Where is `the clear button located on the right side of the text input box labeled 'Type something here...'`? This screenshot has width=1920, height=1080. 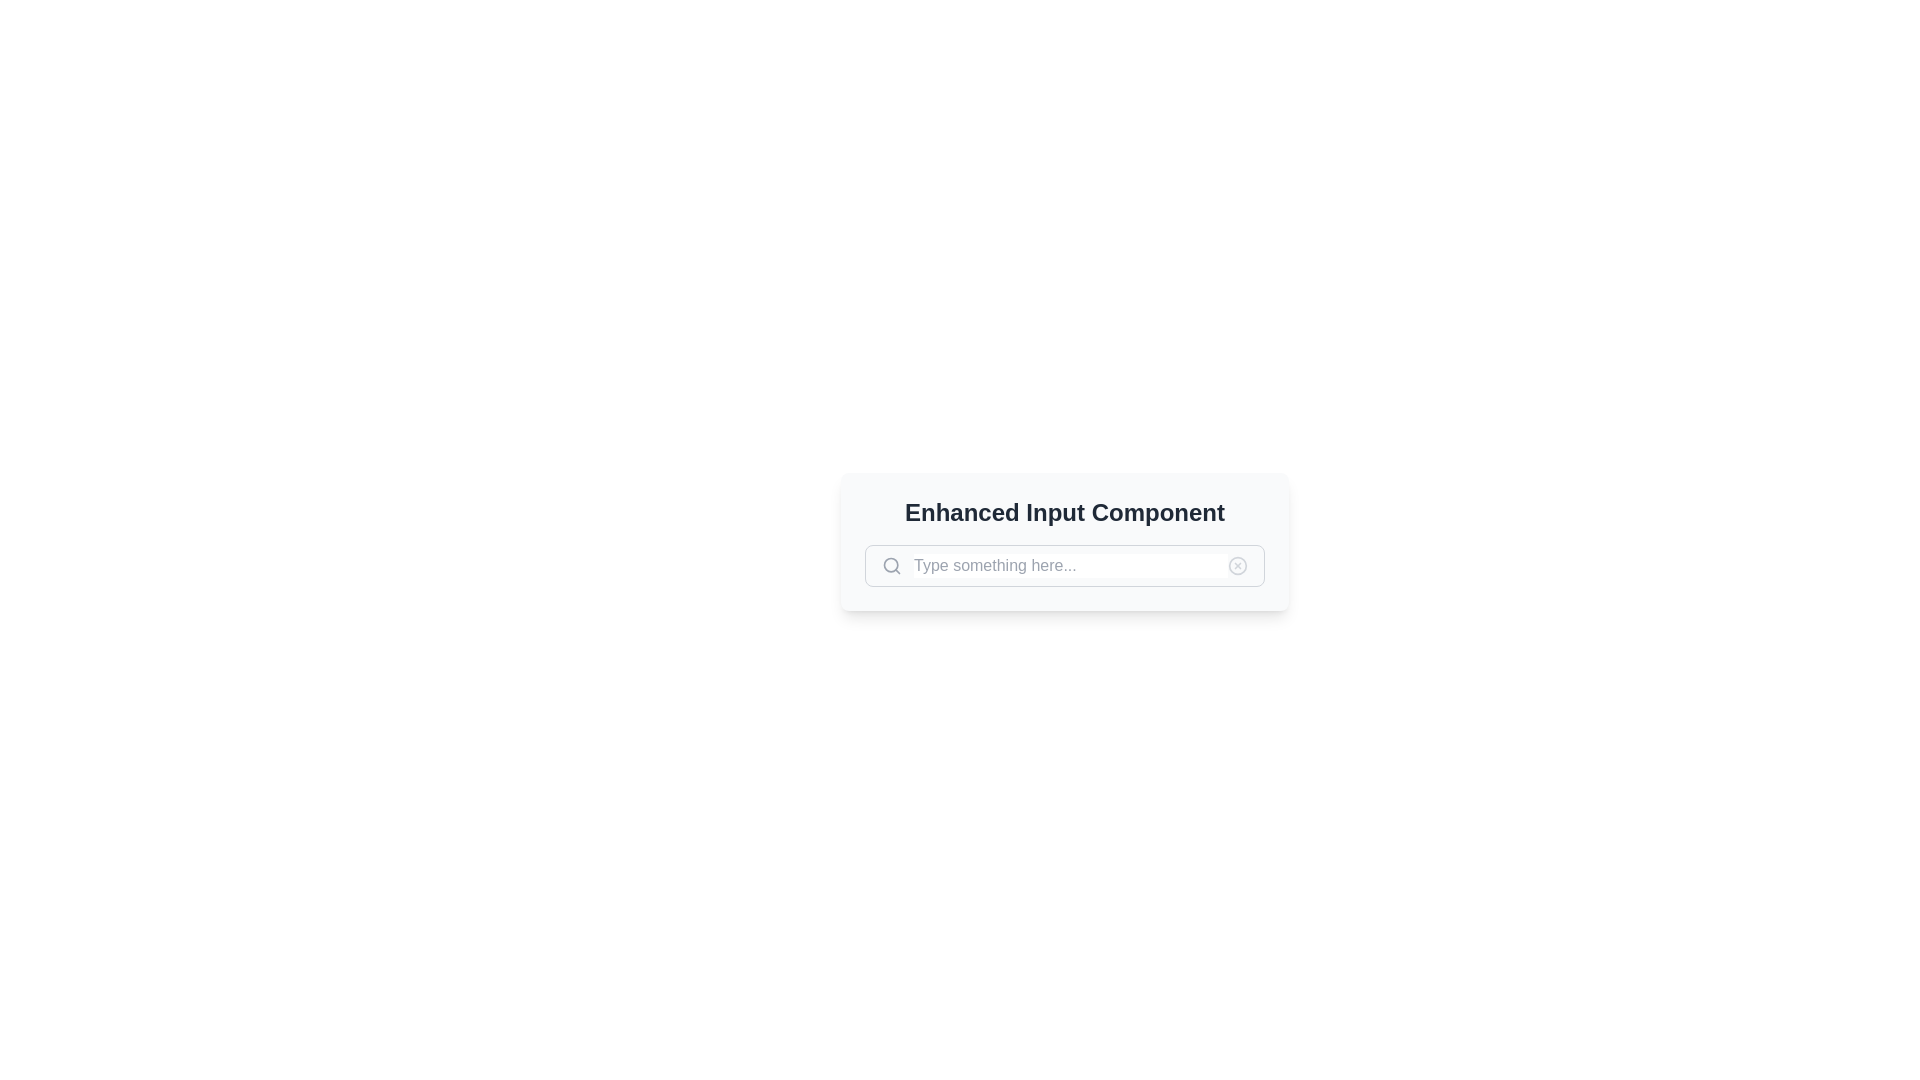 the clear button located on the right side of the text input box labeled 'Type something here...' is located at coordinates (1237, 566).